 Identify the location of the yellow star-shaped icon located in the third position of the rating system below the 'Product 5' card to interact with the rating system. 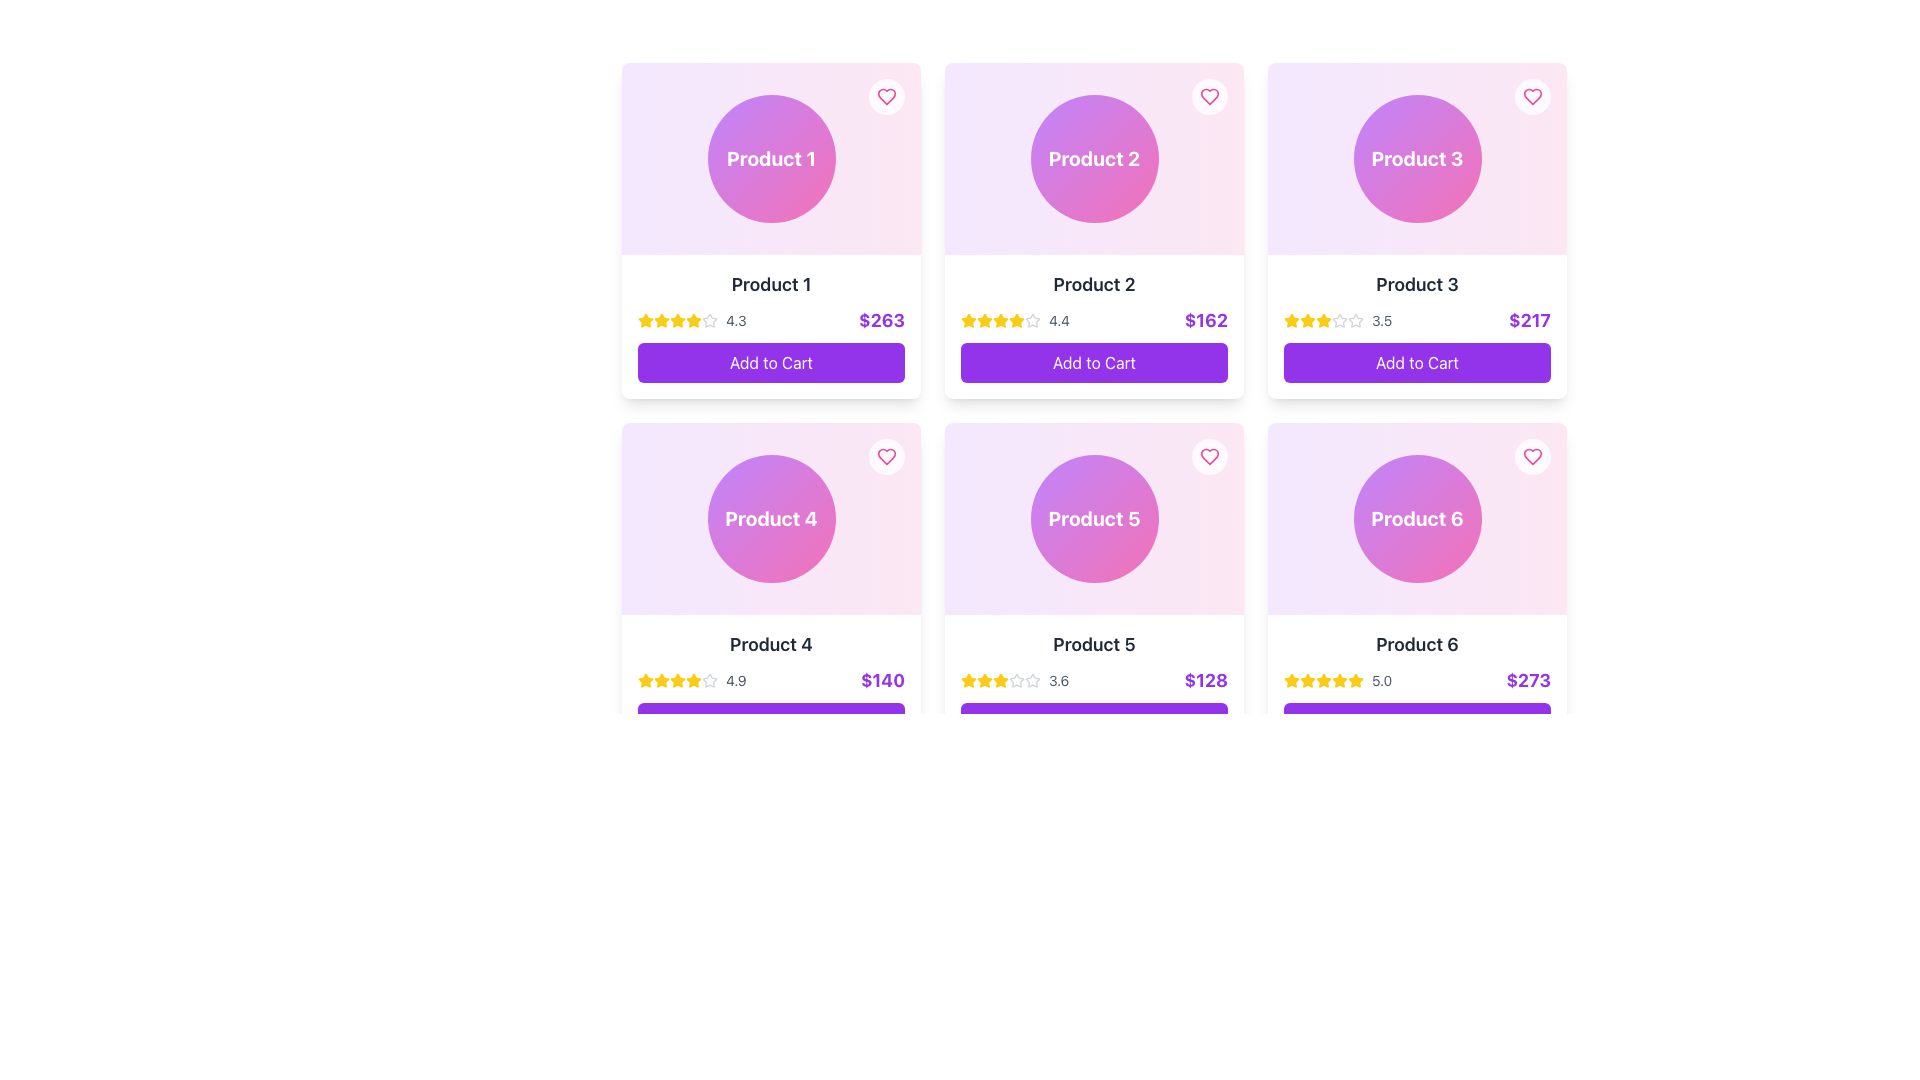
(984, 680).